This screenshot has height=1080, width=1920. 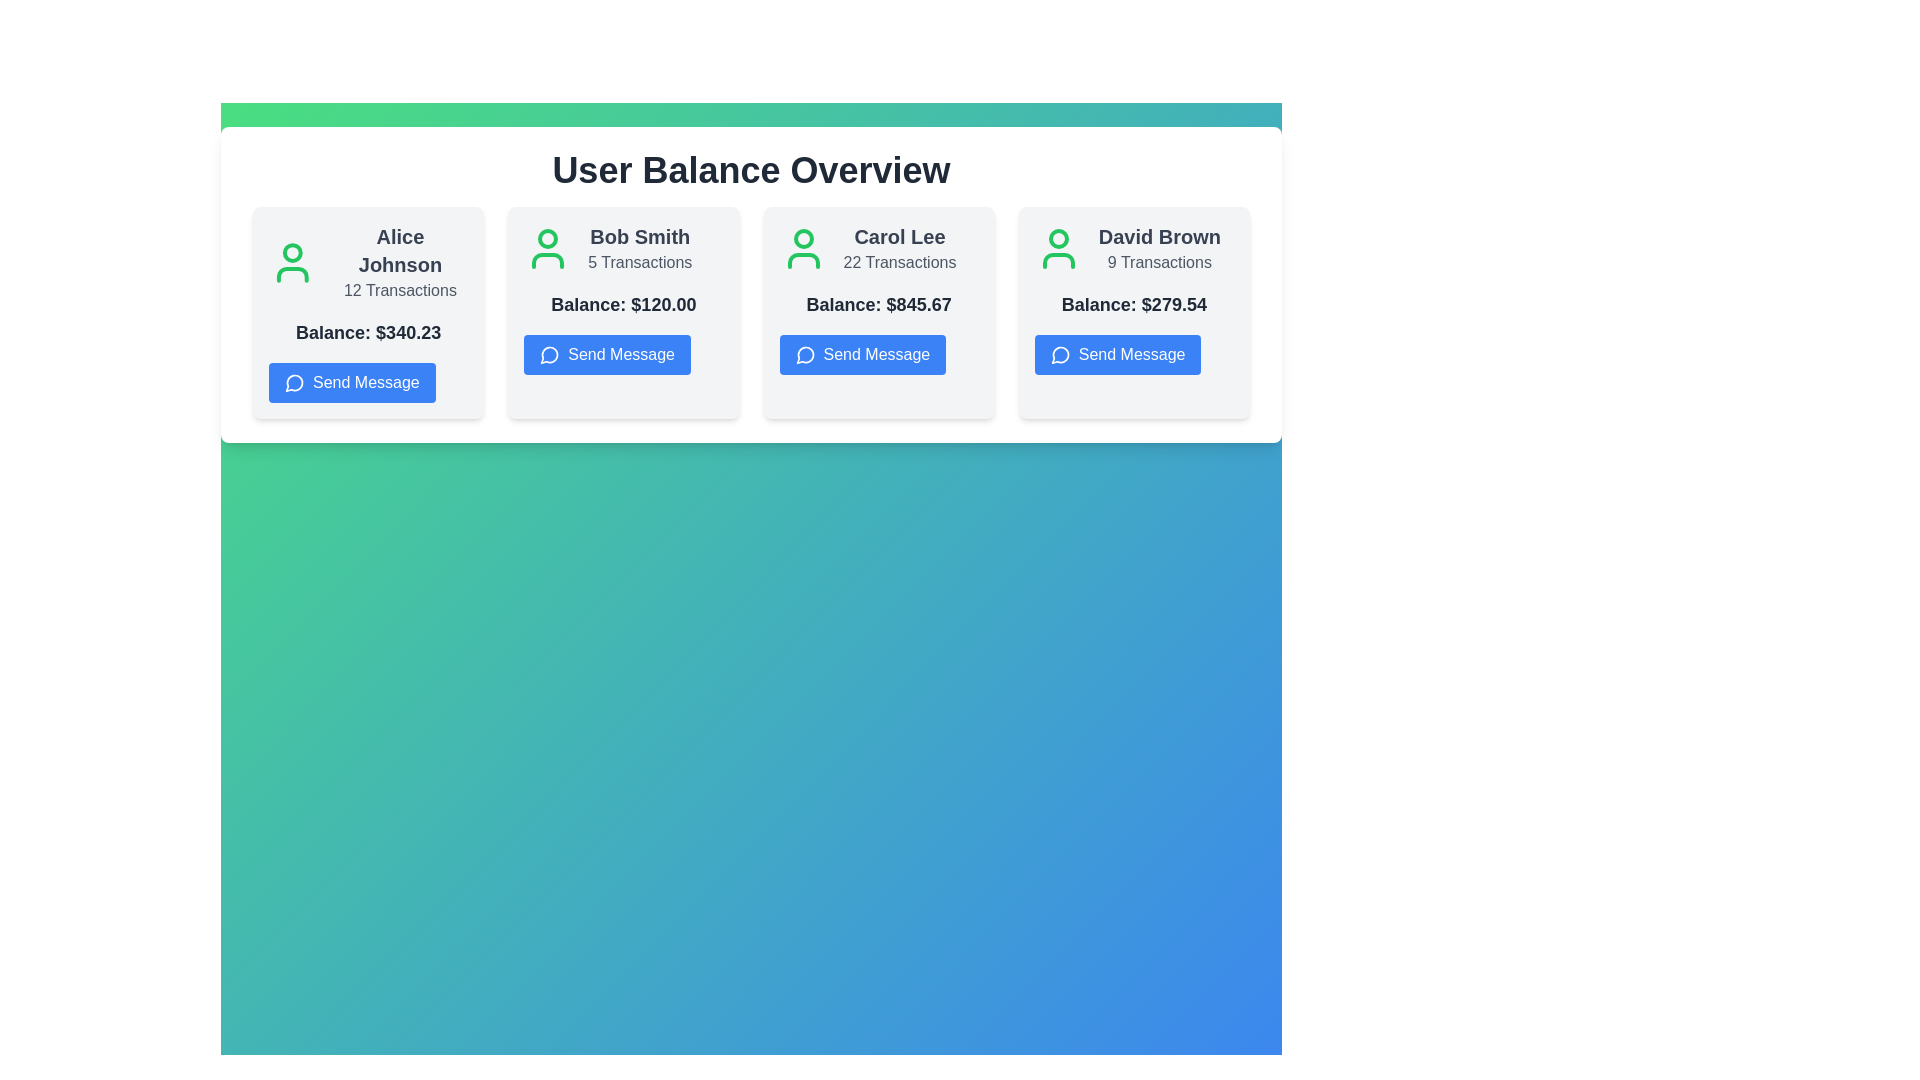 What do you see at coordinates (1134, 304) in the screenshot?
I see `the 'Balance: $279.54' text display element located in the card for 'David Brown', which is styled in bold dark gray on a light background, positioned below the header and above the 'Send Message' button` at bounding box center [1134, 304].